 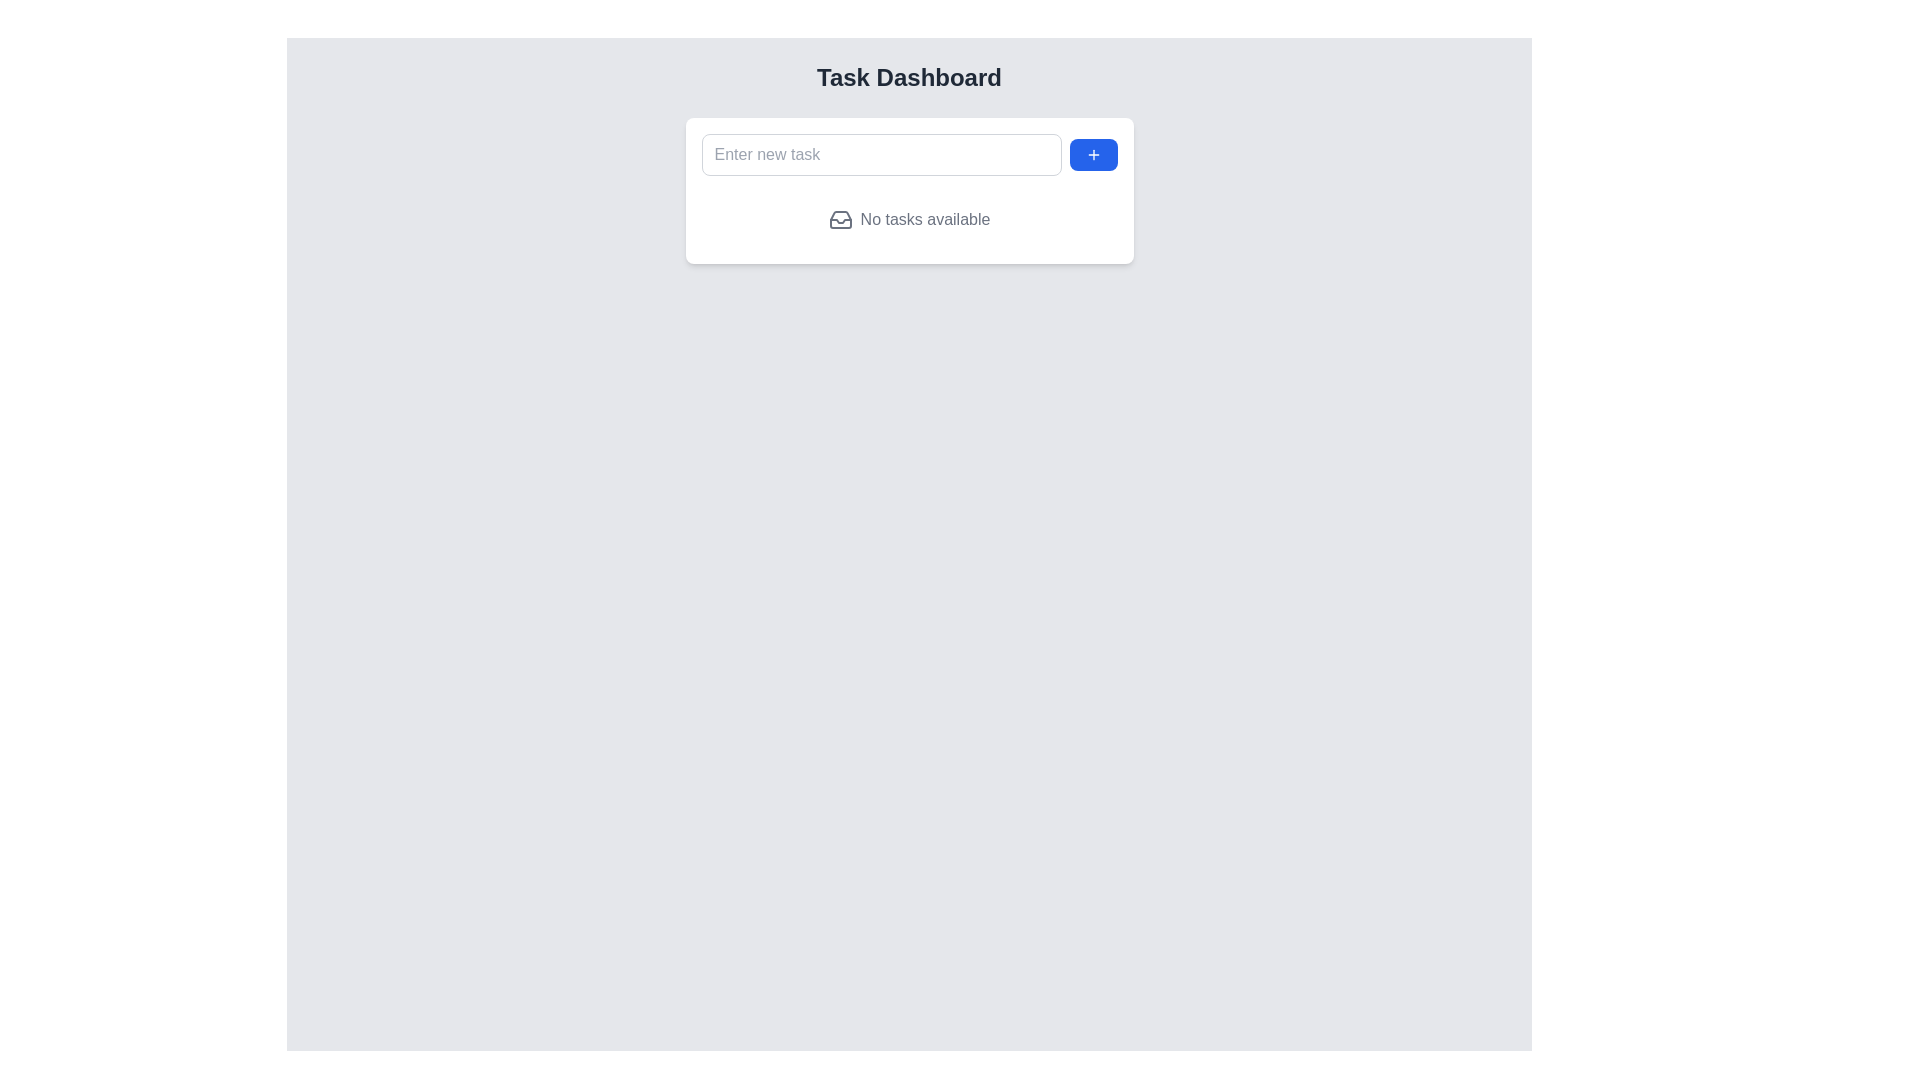 What do you see at coordinates (1092, 153) in the screenshot?
I see `the addition icon located at the top-center of the task dashboard` at bounding box center [1092, 153].